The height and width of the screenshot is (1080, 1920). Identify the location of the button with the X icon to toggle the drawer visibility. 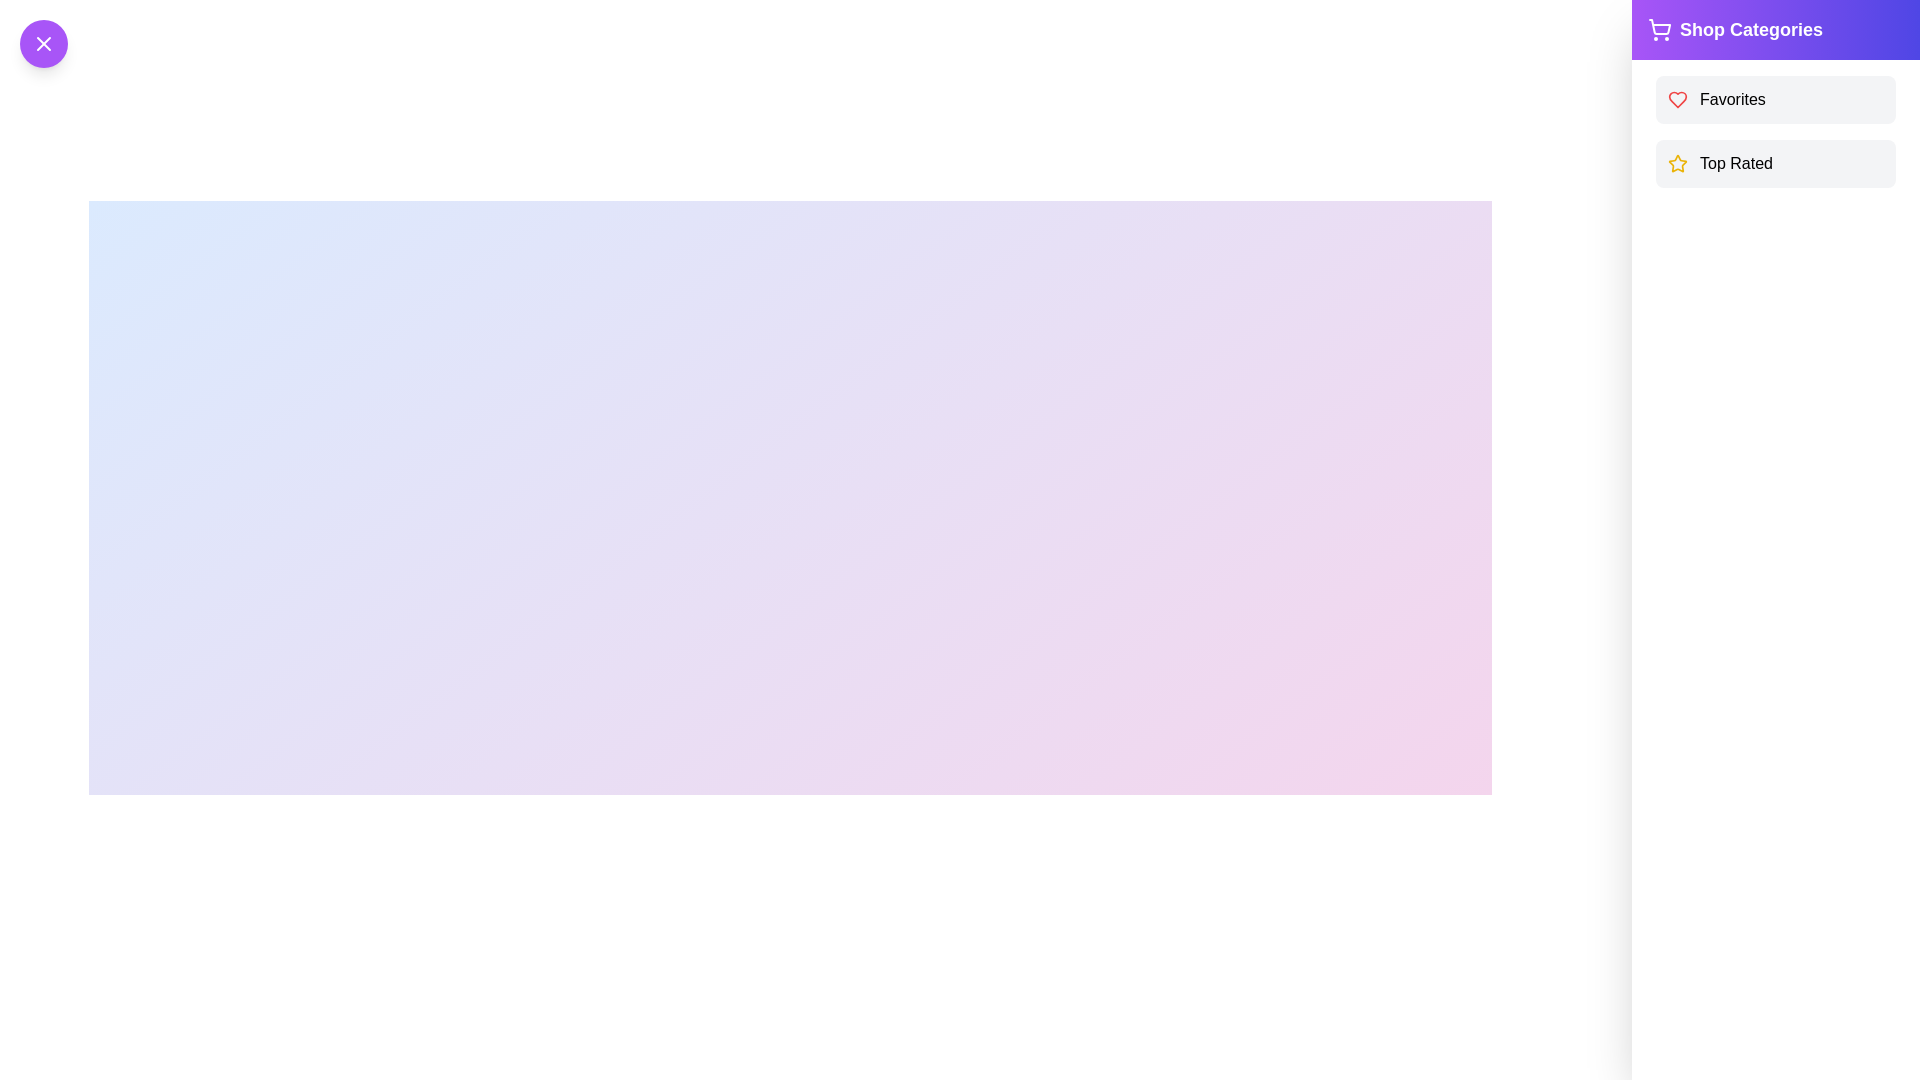
(43, 43).